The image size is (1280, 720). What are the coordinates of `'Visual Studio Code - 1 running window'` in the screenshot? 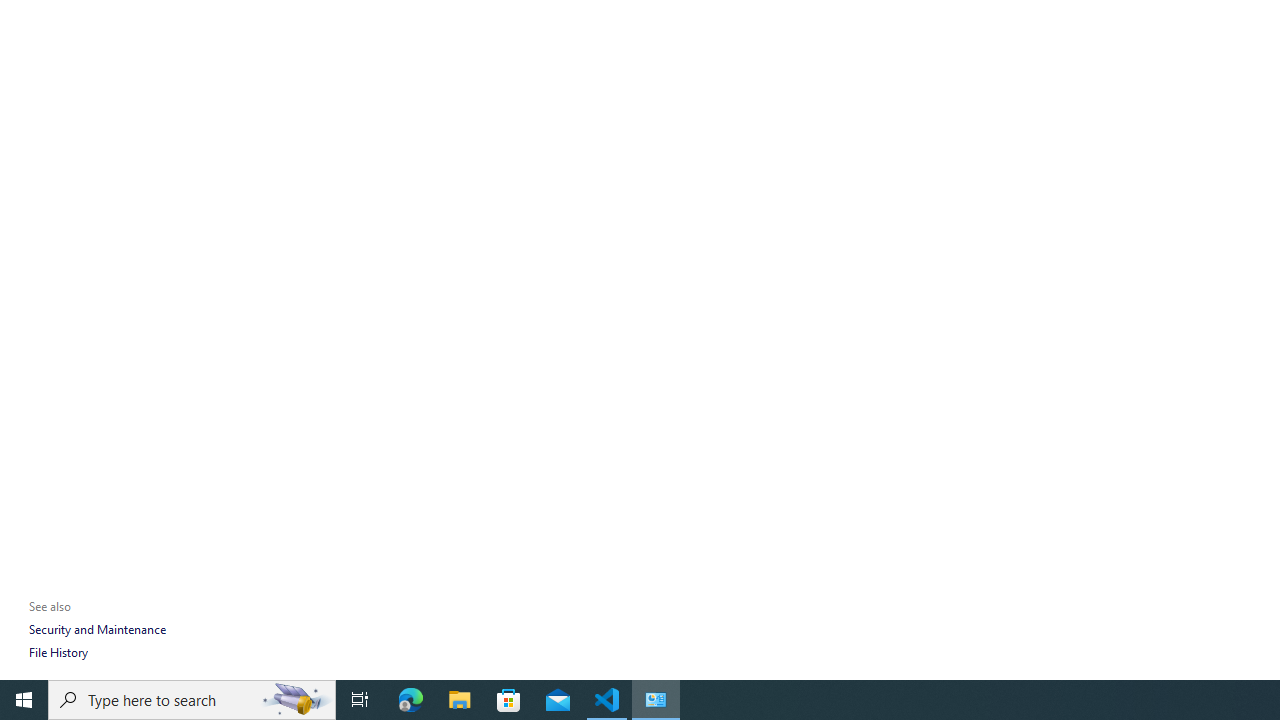 It's located at (606, 698).